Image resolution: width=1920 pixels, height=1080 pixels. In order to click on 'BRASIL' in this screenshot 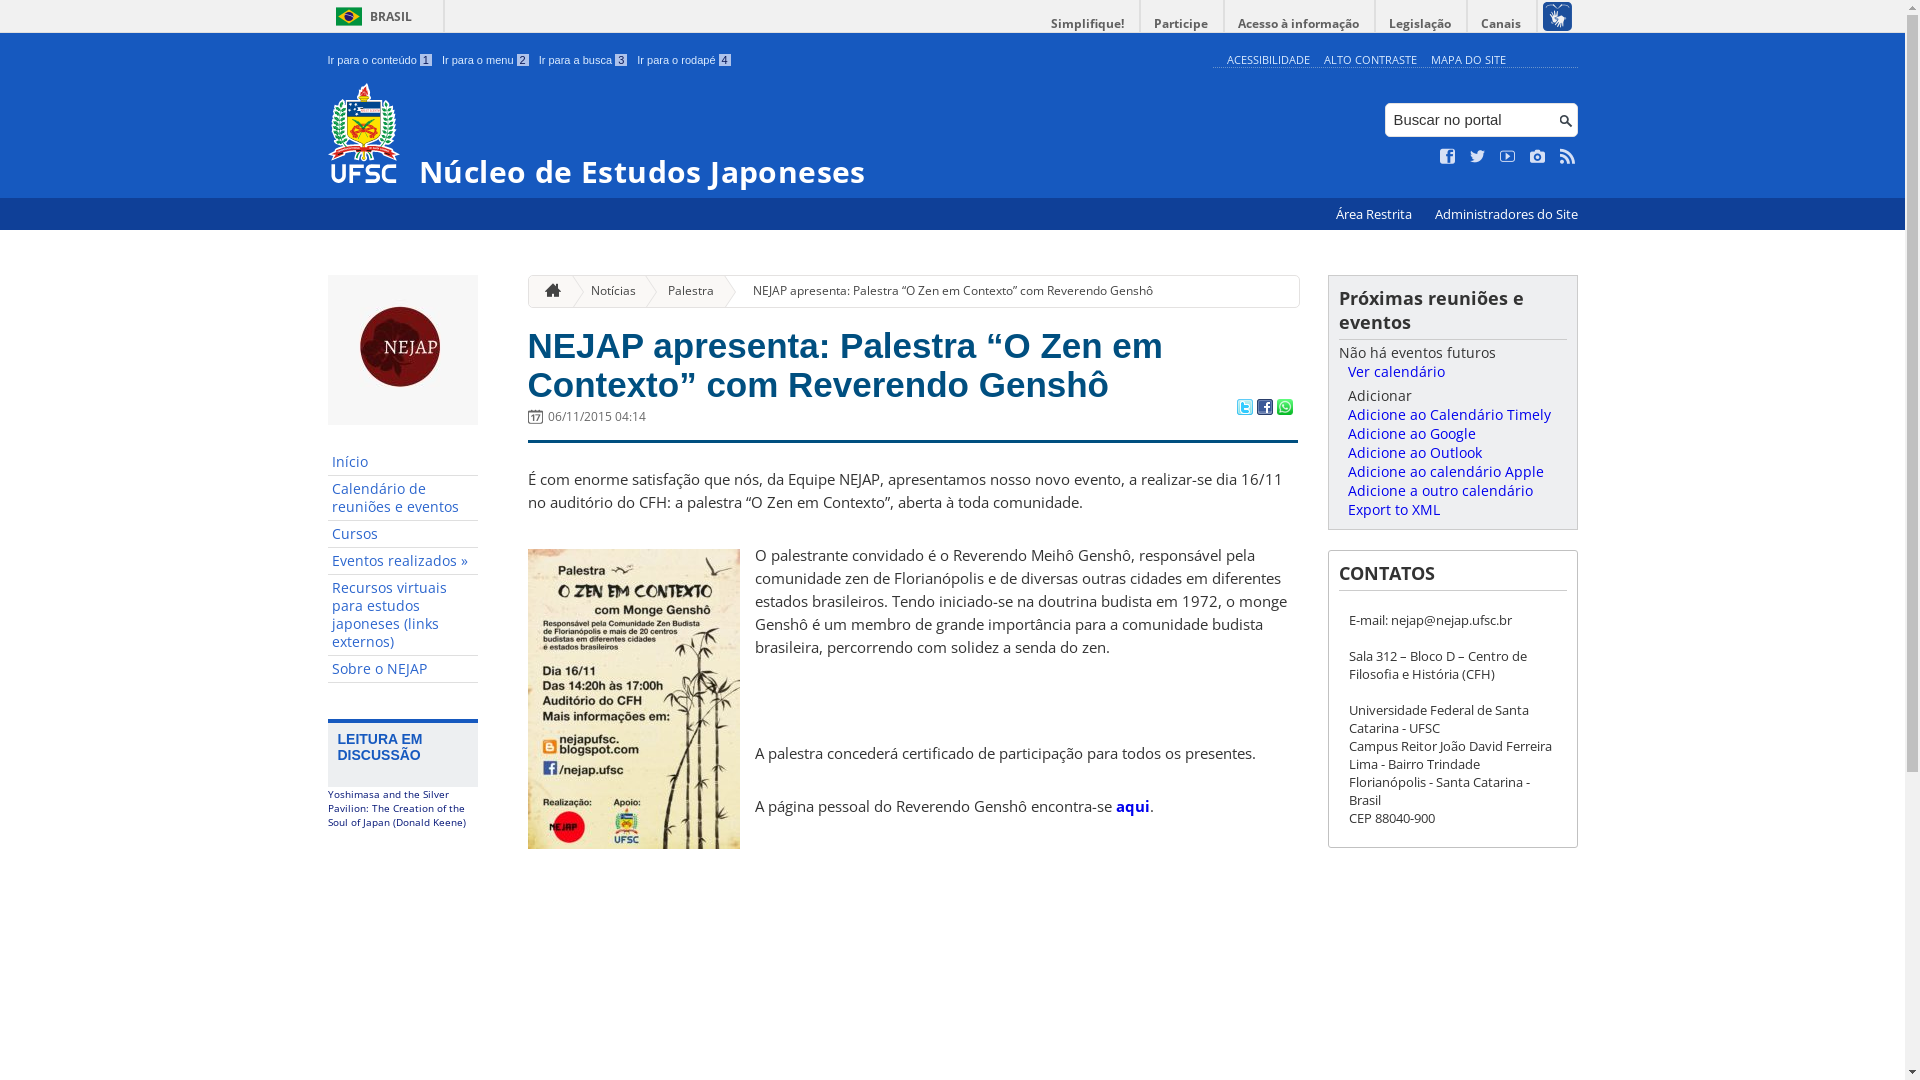, I will do `click(327, 16)`.